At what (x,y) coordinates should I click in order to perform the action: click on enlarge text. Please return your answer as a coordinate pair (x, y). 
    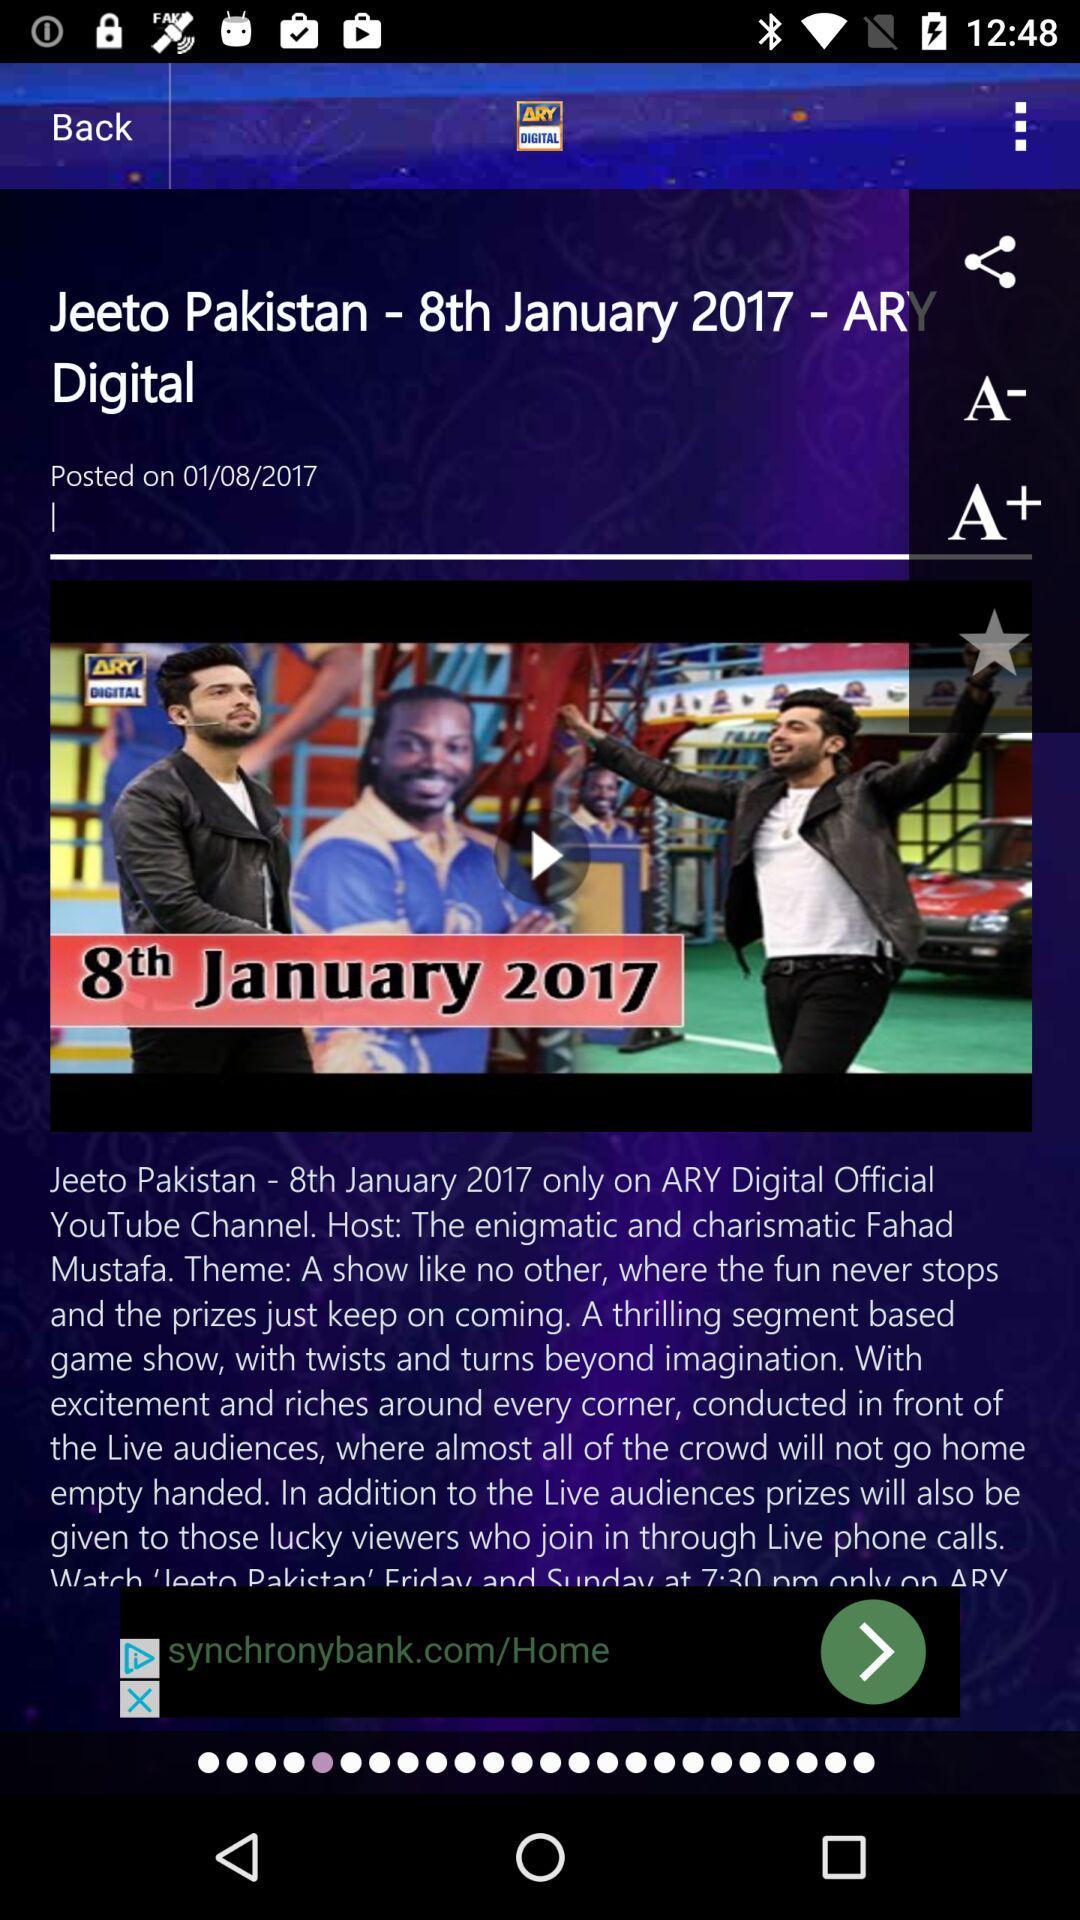
    Looking at the image, I should click on (994, 510).